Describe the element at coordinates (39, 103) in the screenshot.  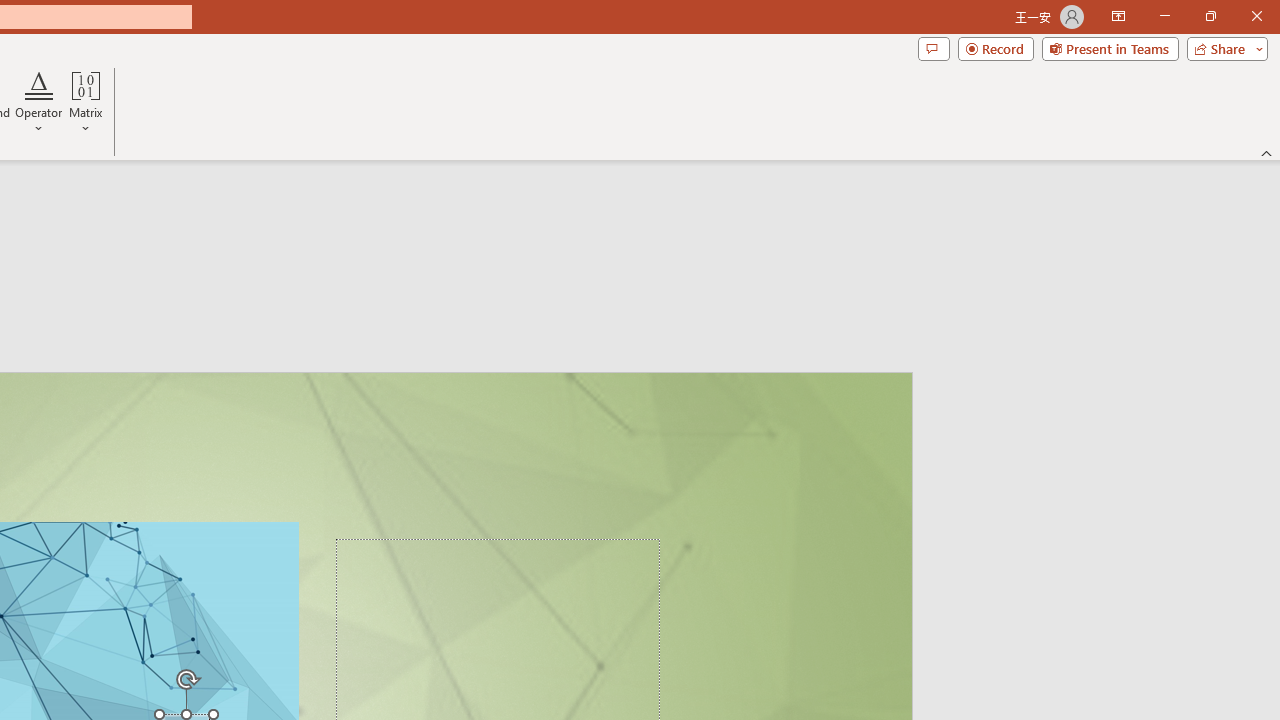
I see `'Operator'` at that location.